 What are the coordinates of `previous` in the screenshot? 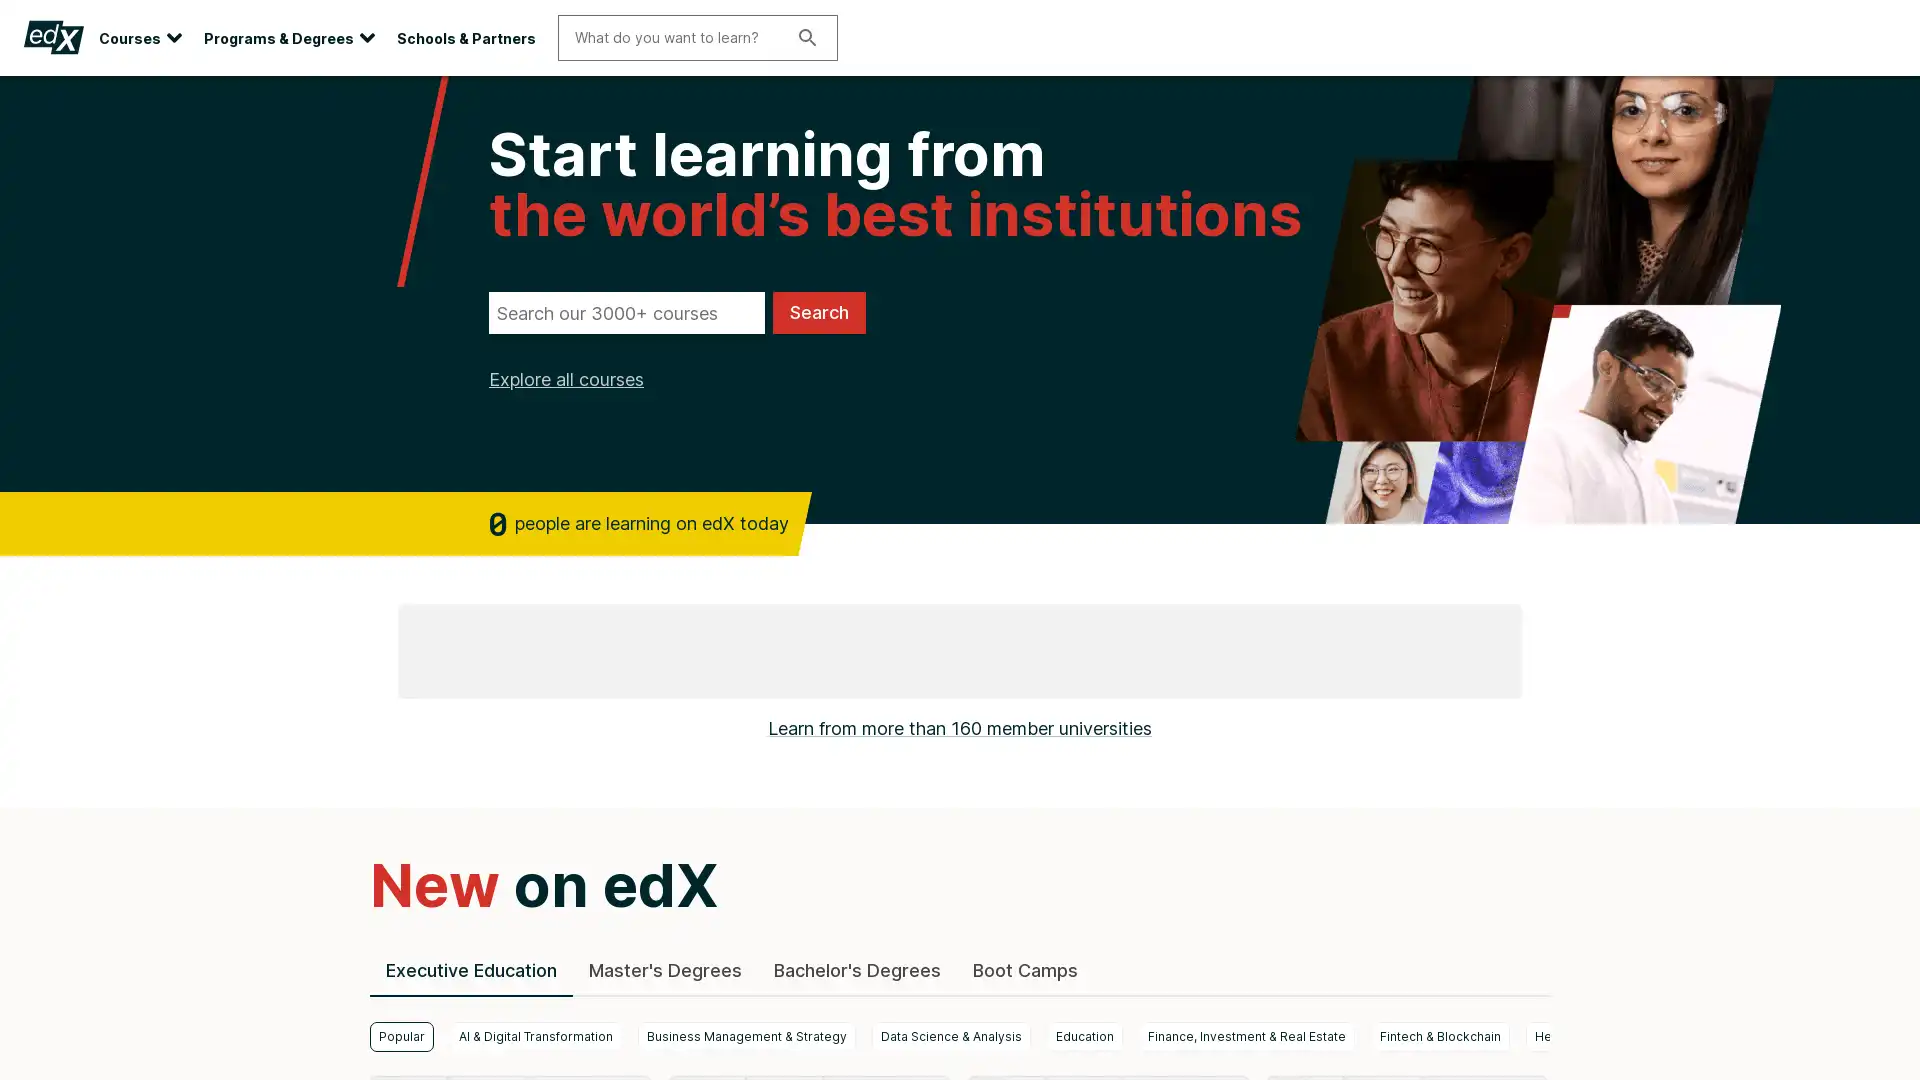 It's located at (377, 682).